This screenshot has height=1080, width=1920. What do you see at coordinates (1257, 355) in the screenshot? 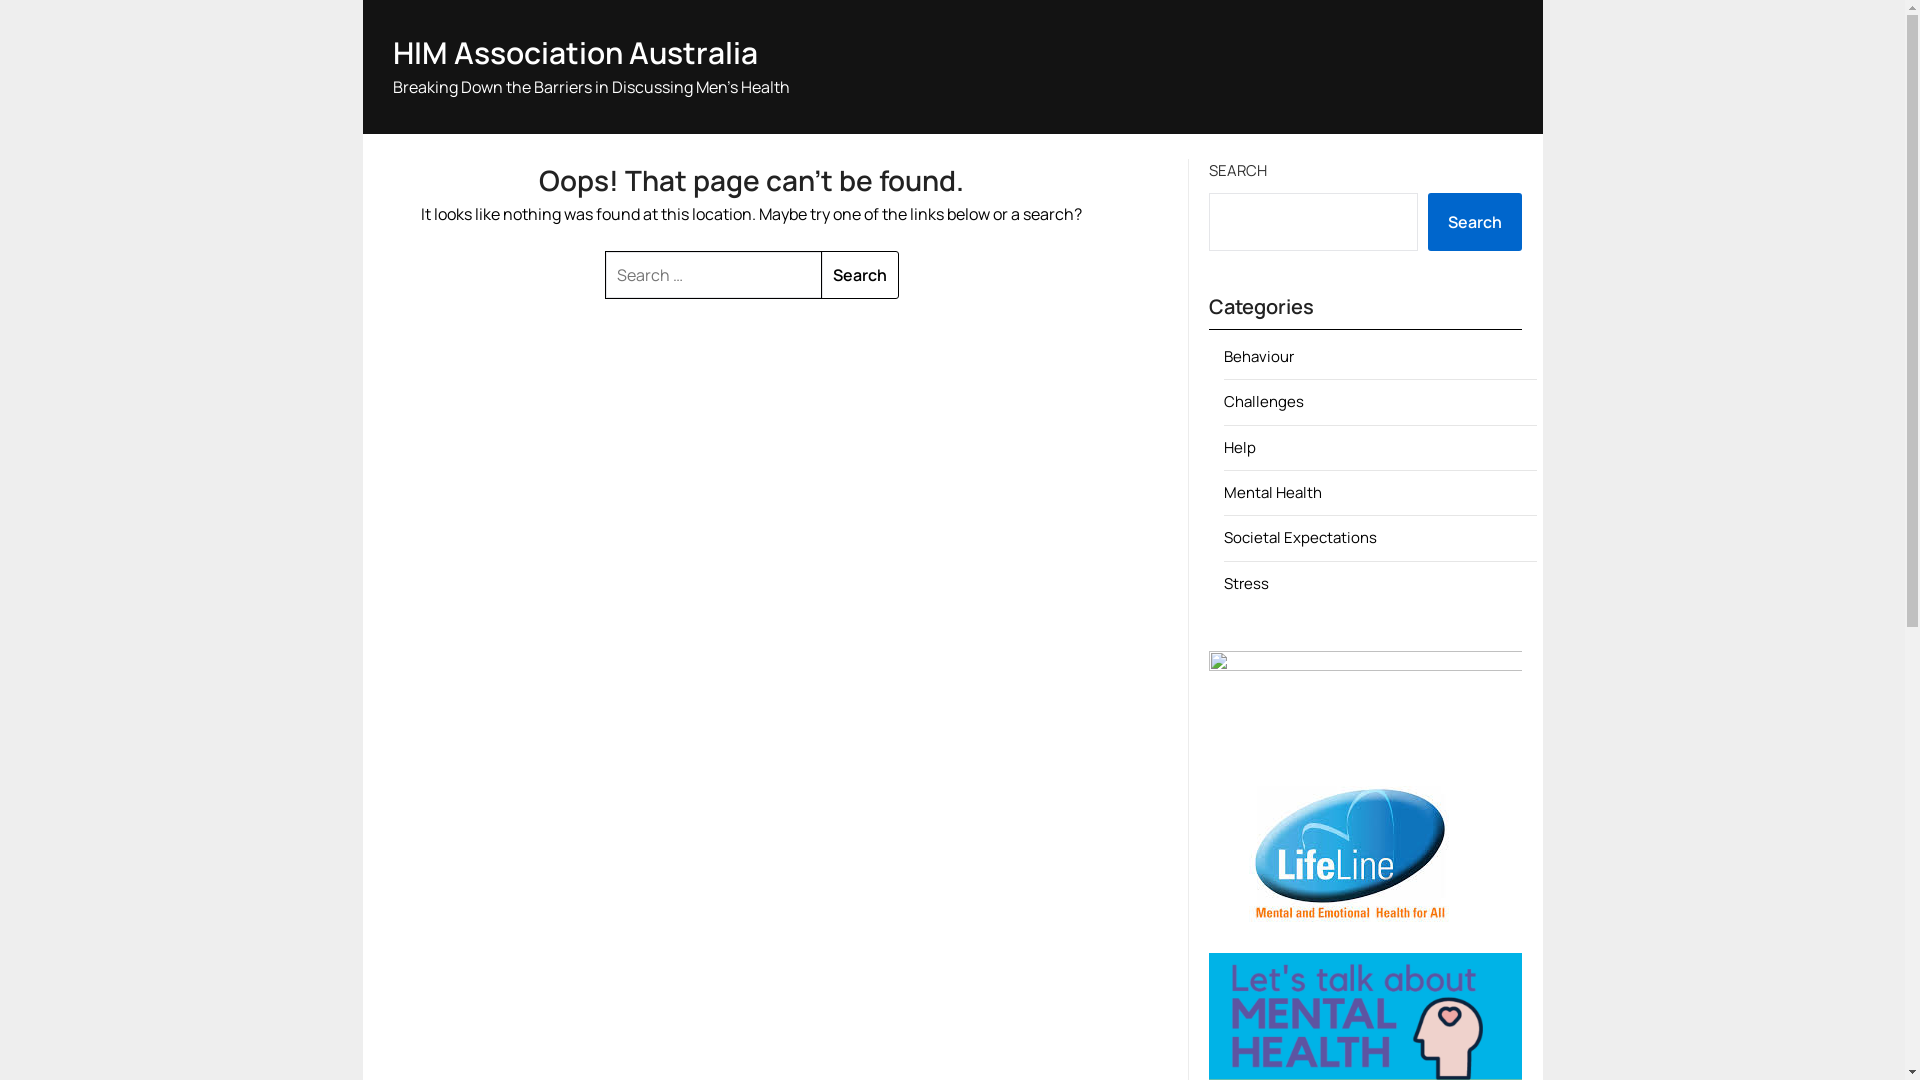
I see `'Behaviour'` at bounding box center [1257, 355].